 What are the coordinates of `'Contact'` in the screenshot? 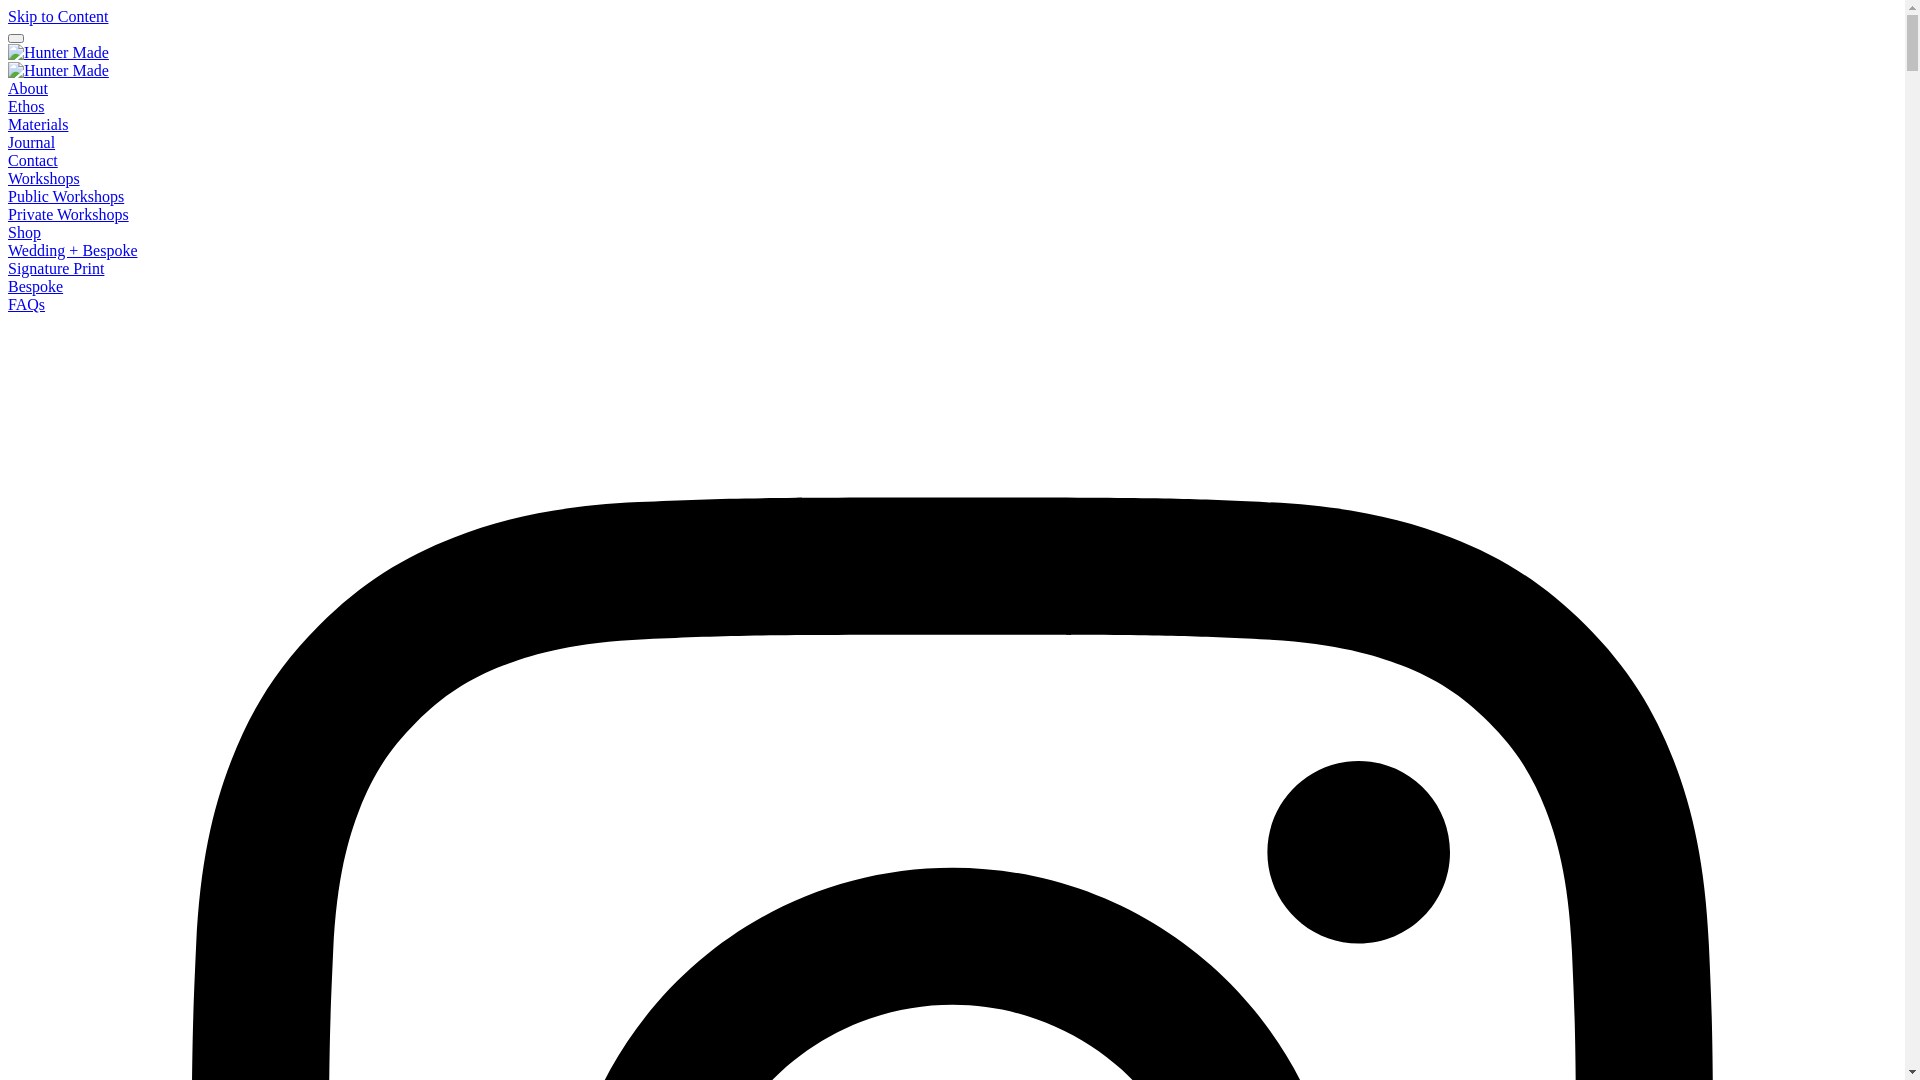 It's located at (33, 159).